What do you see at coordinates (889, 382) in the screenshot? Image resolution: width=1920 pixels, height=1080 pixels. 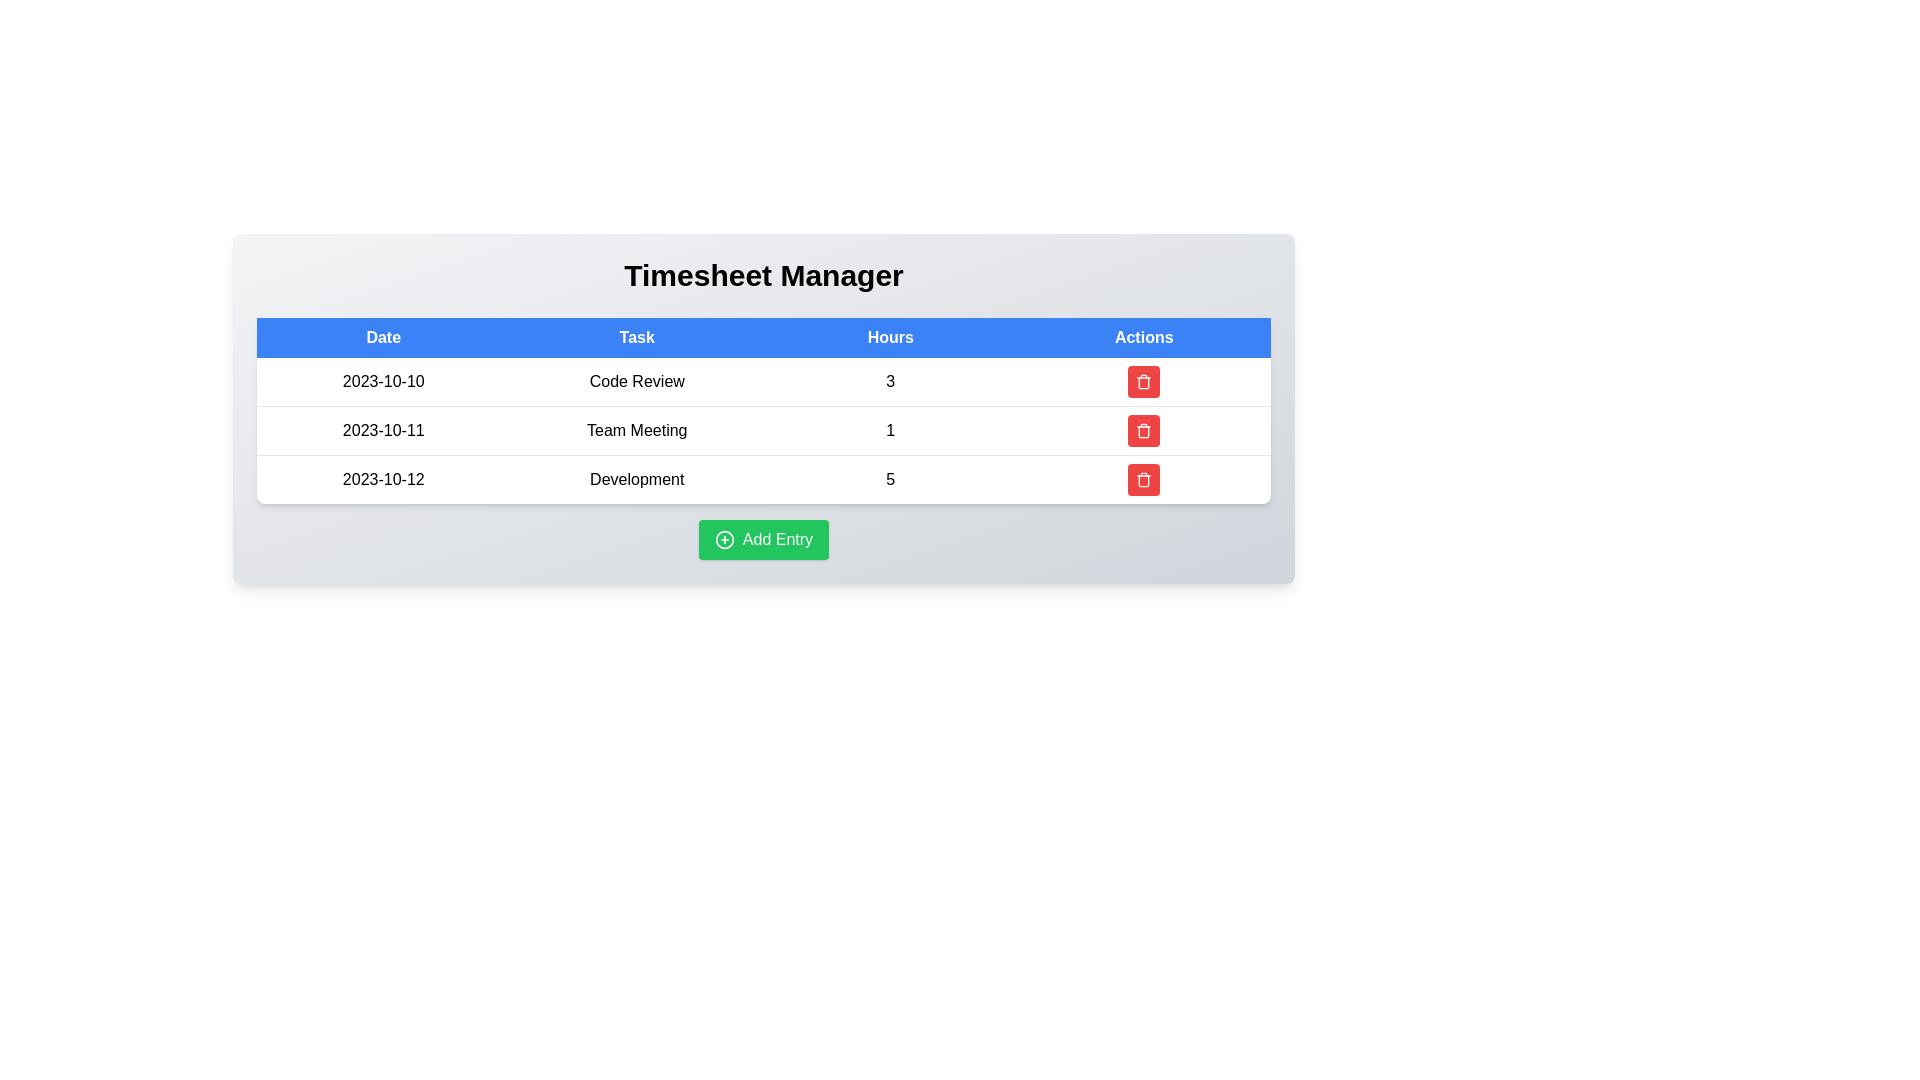 I see `the numeric value '3' in the 'Hours' column for the task 'Code Review' on the date '2023-10-10'` at bounding box center [889, 382].